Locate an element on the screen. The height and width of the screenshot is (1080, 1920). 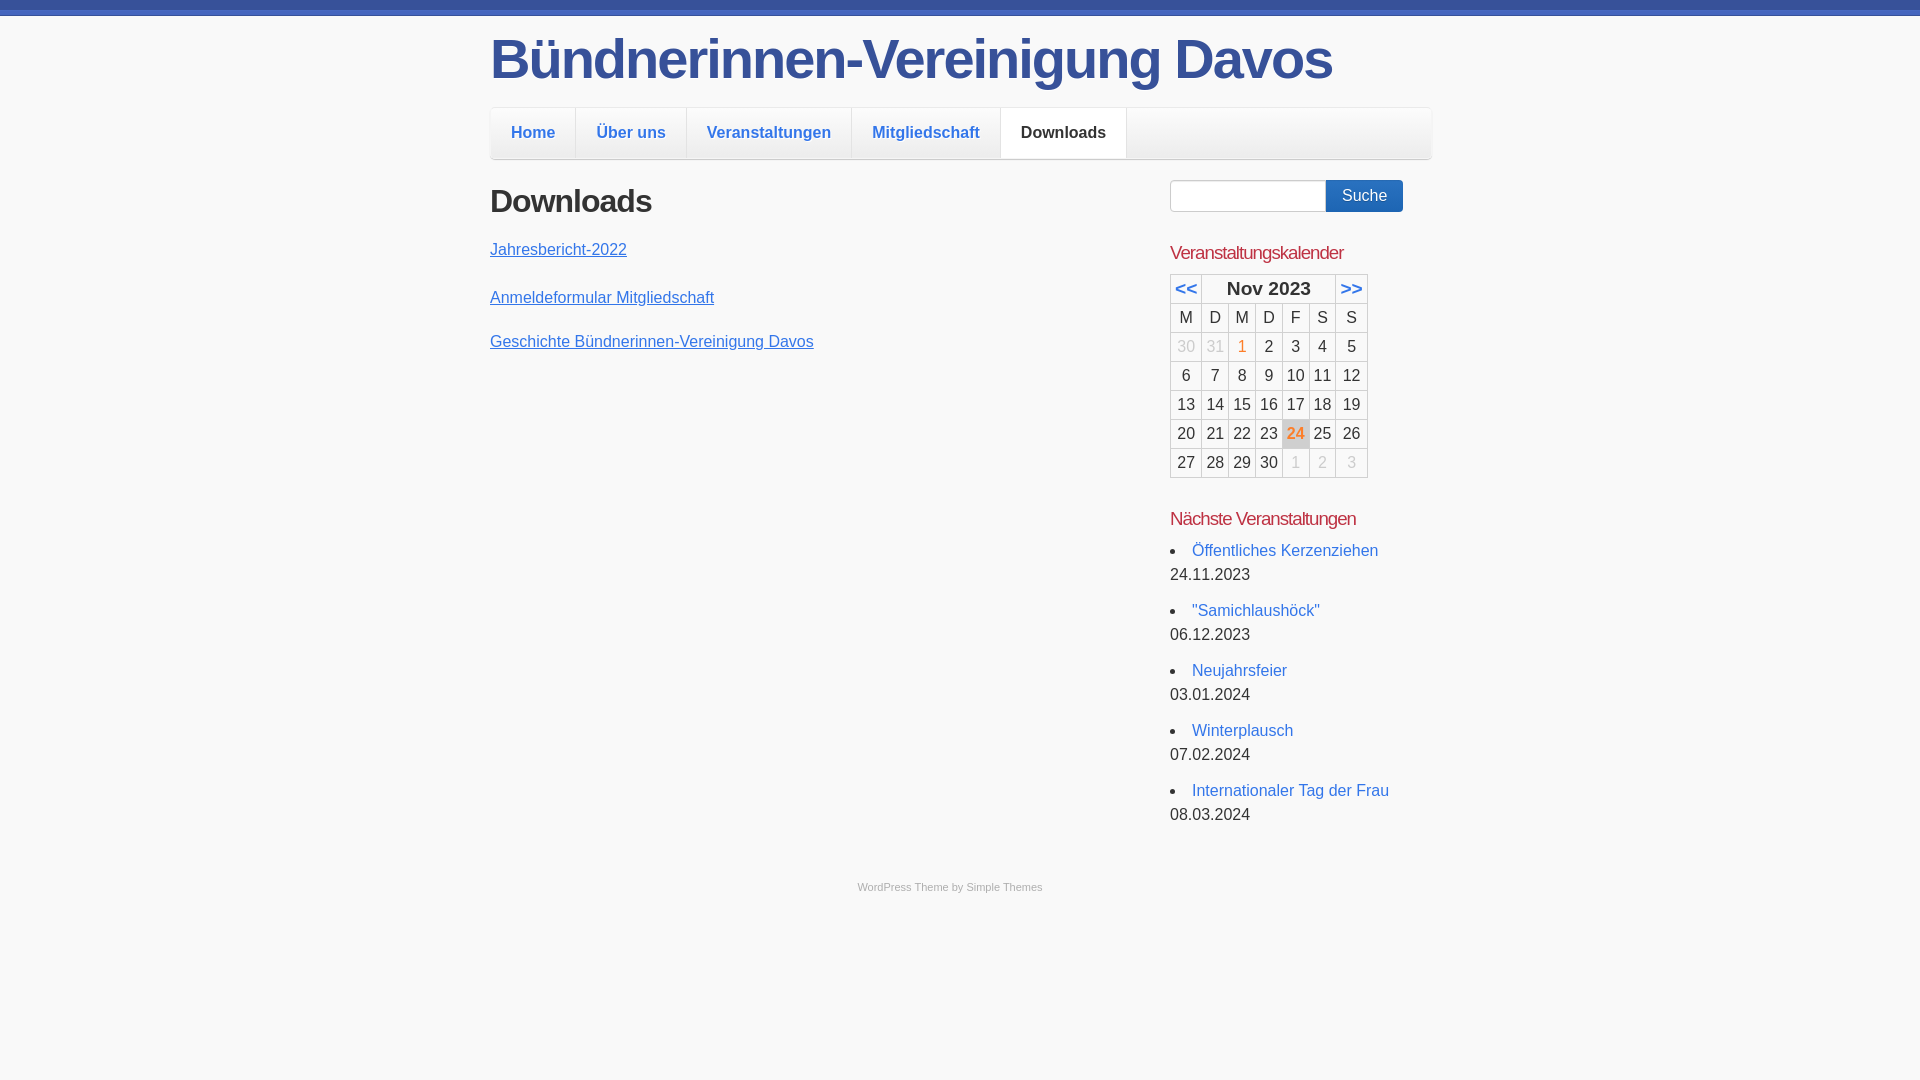
'Veranstaltungen' is located at coordinates (767, 132).